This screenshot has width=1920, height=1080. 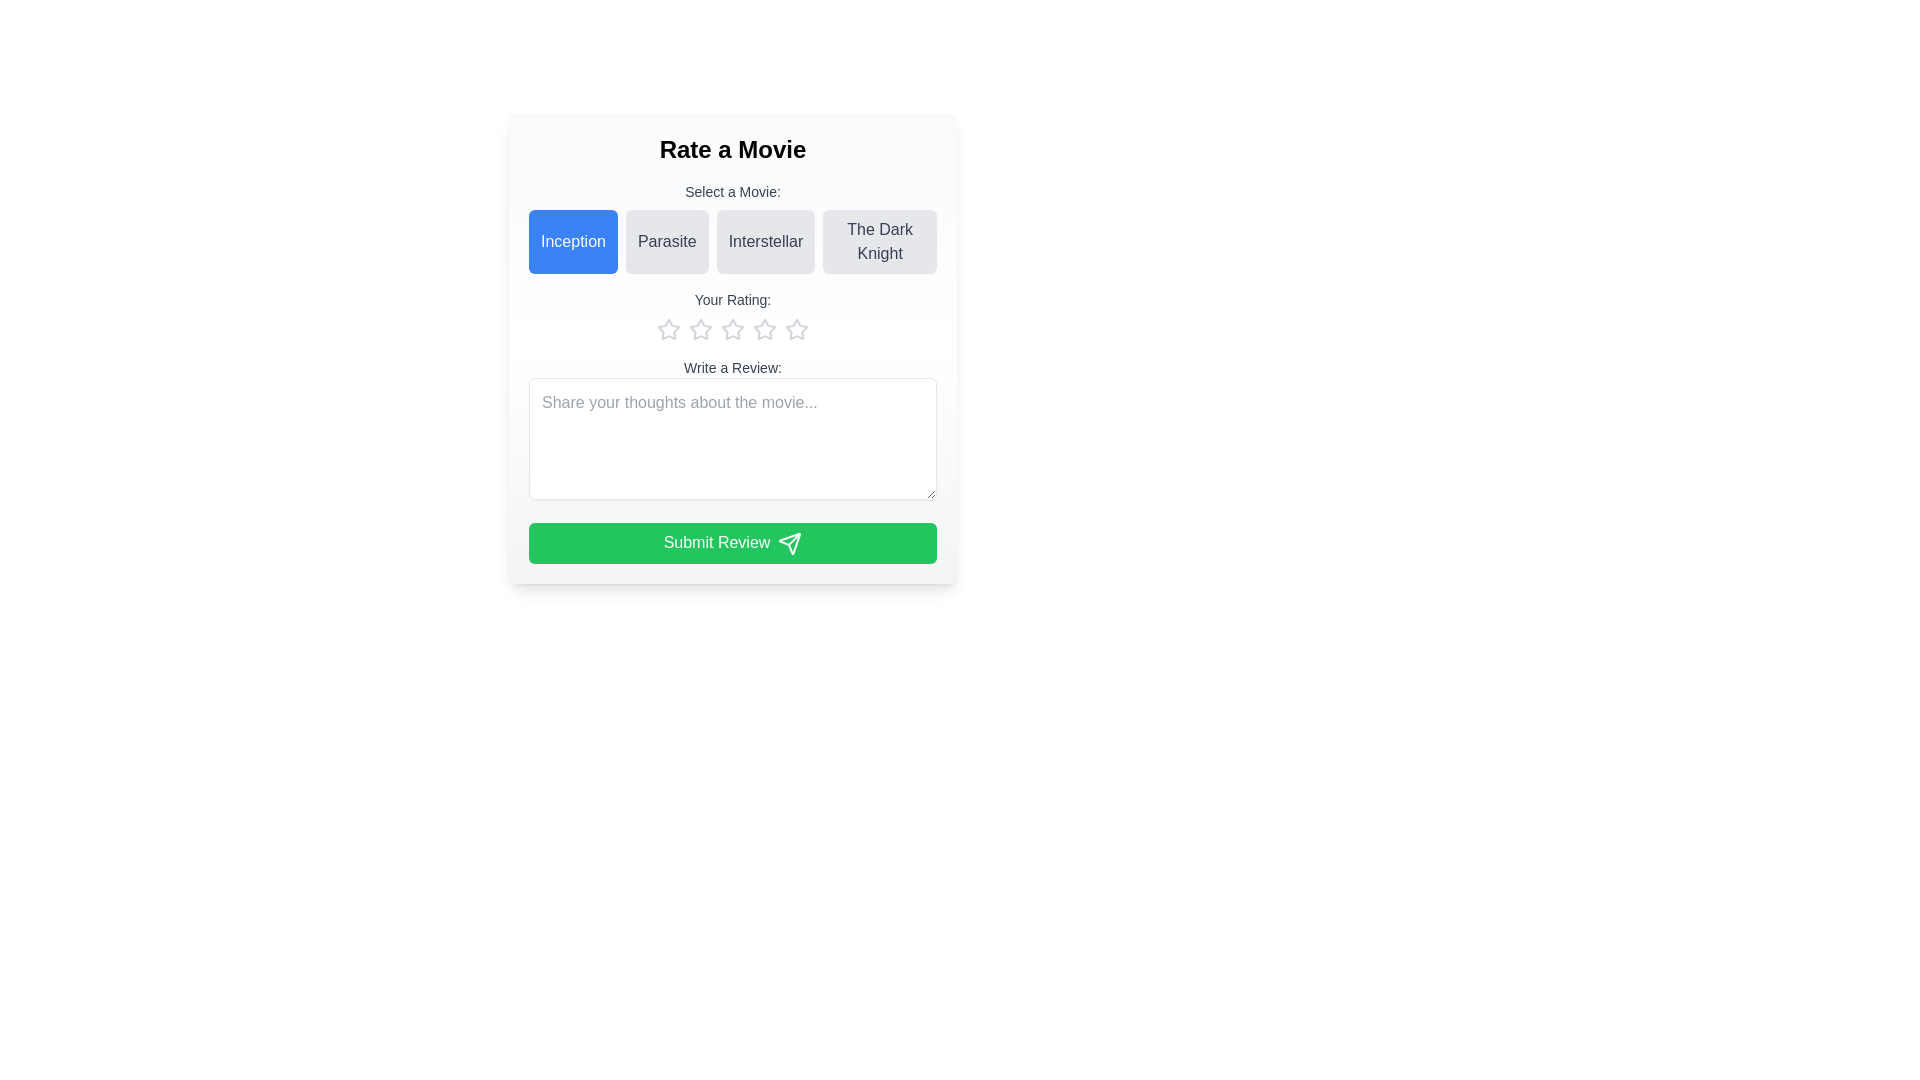 I want to click on the text label displaying 'Your Rating:' which is centrally aligned above the star rating component, so click(x=732, y=300).